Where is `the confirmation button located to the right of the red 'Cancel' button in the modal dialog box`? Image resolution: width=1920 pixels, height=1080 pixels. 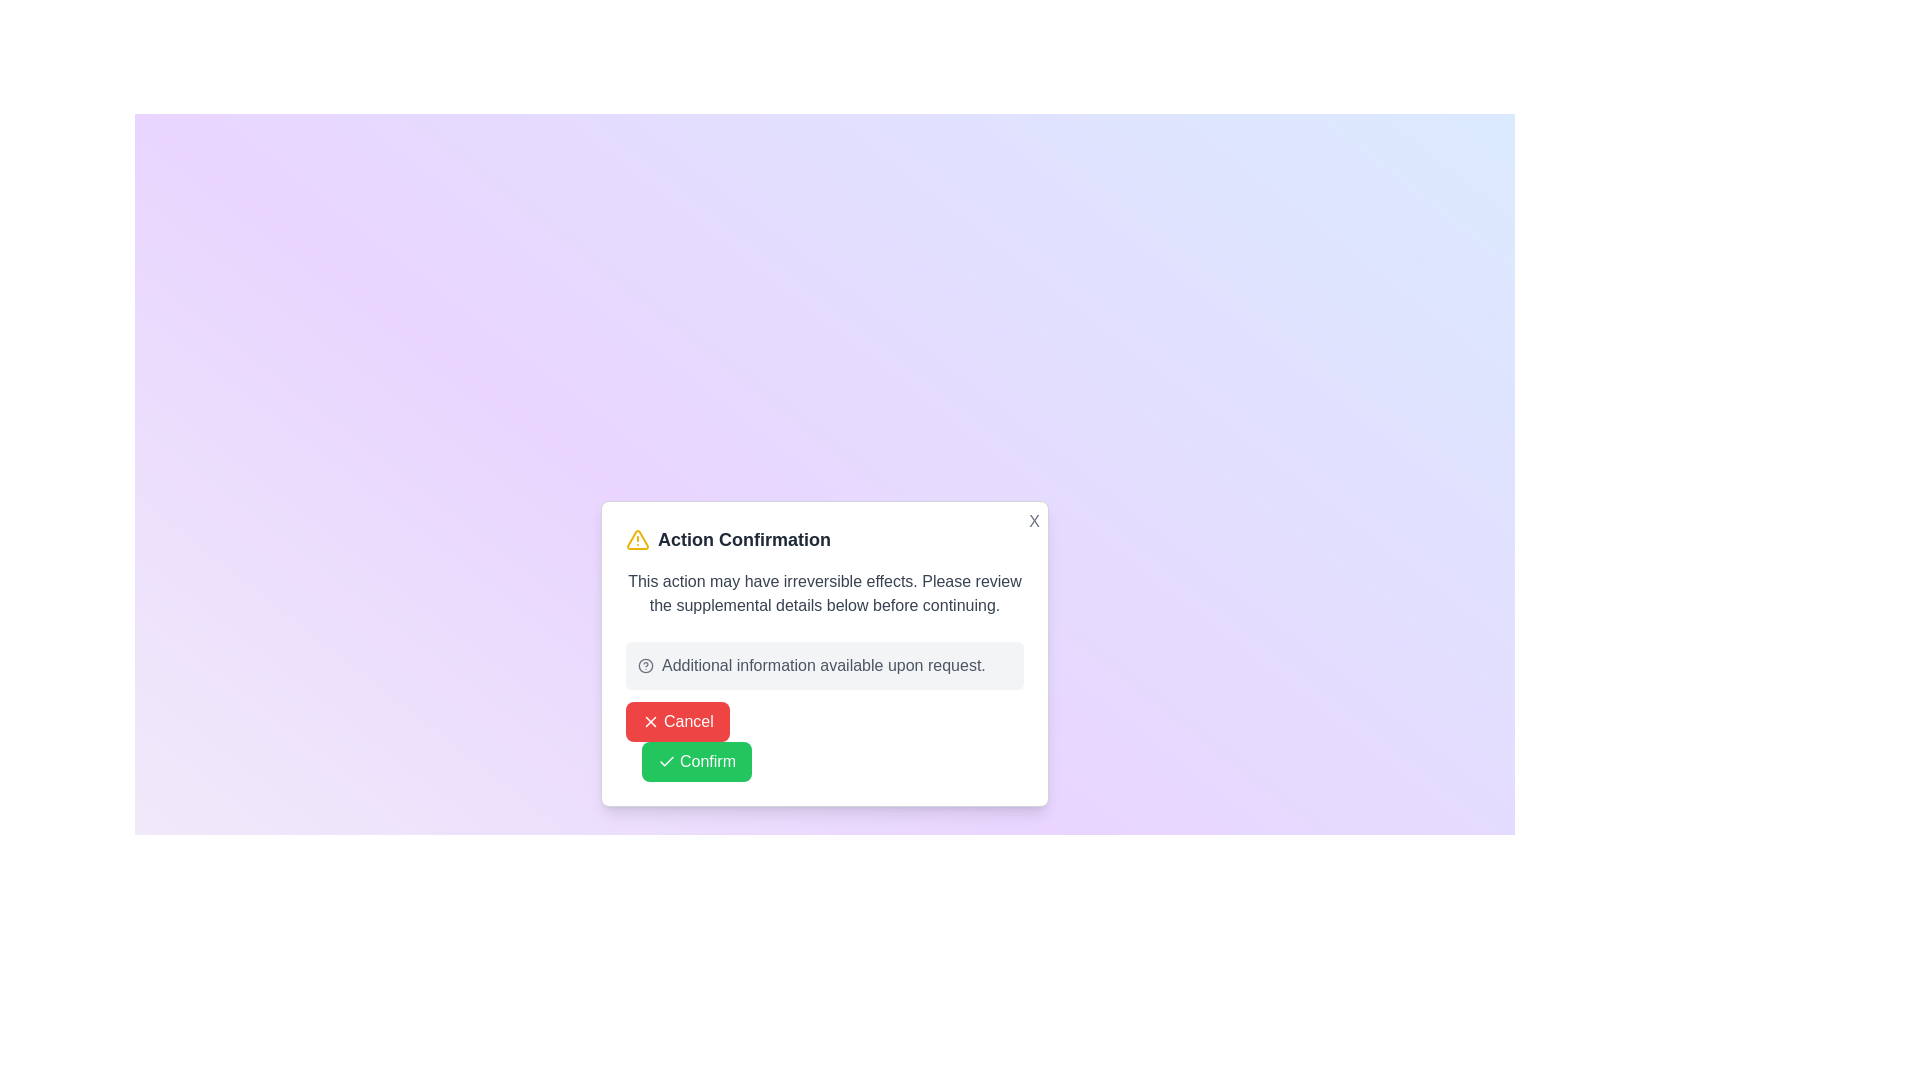 the confirmation button located to the right of the red 'Cancel' button in the modal dialog box is located at coordinates (696, 762).